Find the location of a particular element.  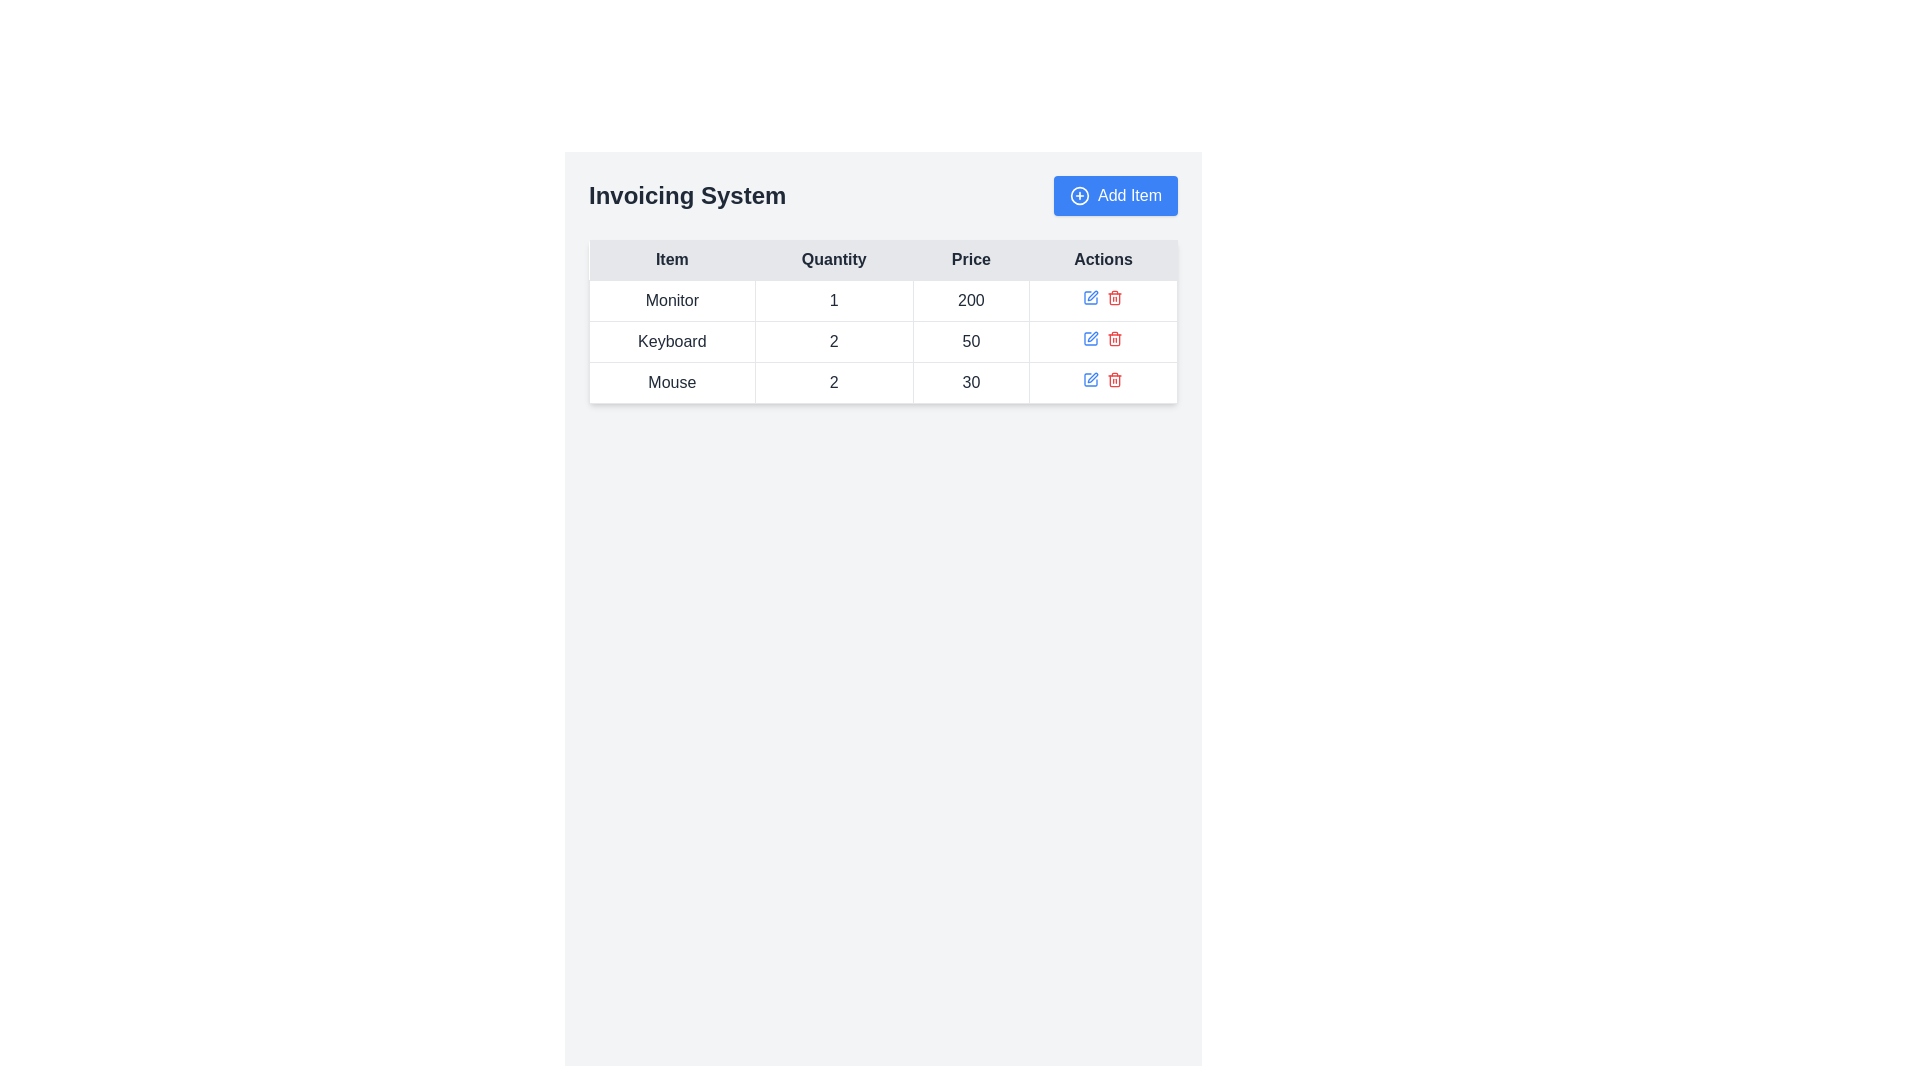

the 'Actions' text label, which is the header of the fourth column in the table, displaying the word 'Actions' in black text and styled with CSS attributes is located at coordinates (1102, 259).